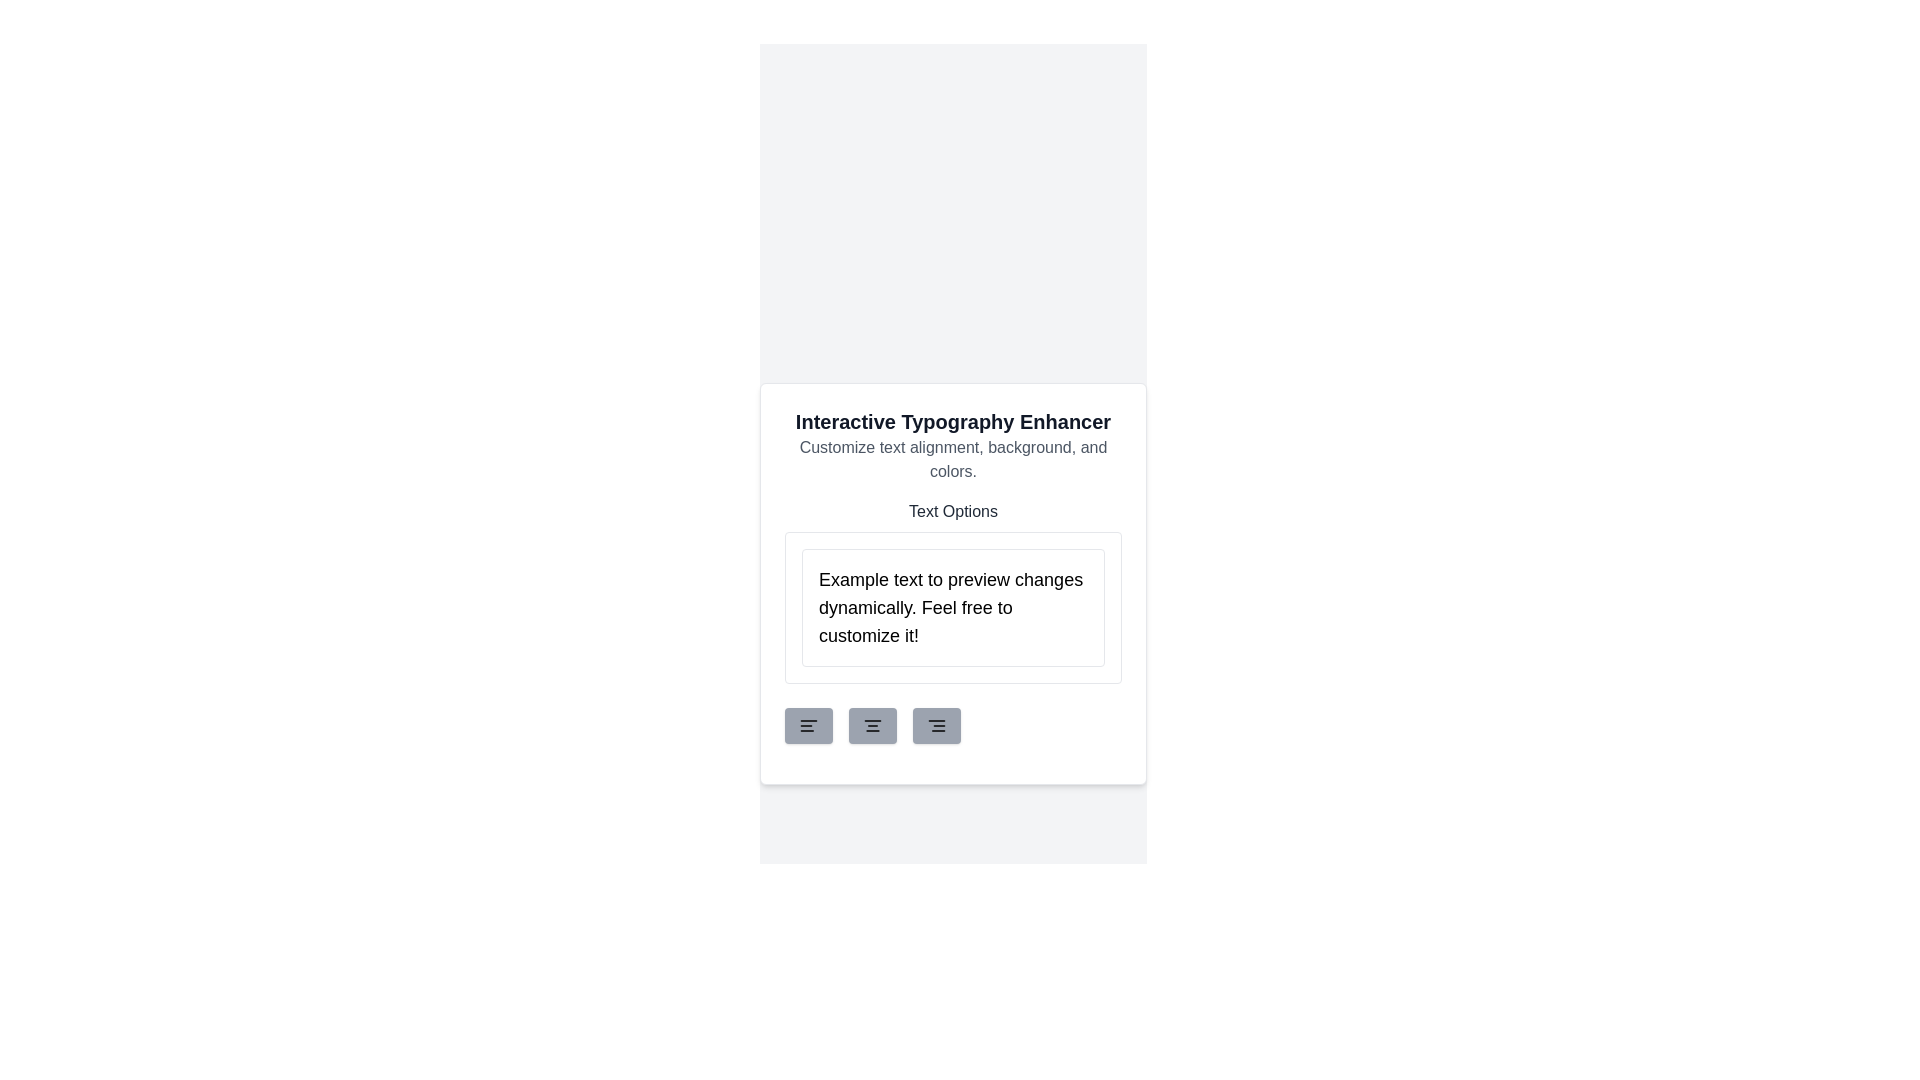 The height and width of the screenshot is (1080, 1920). I want to click on the descriptive text block located directly below the 'Interactive Typography Enhancer' section, which provides supplementary information about its functionality, so click(952, 459).